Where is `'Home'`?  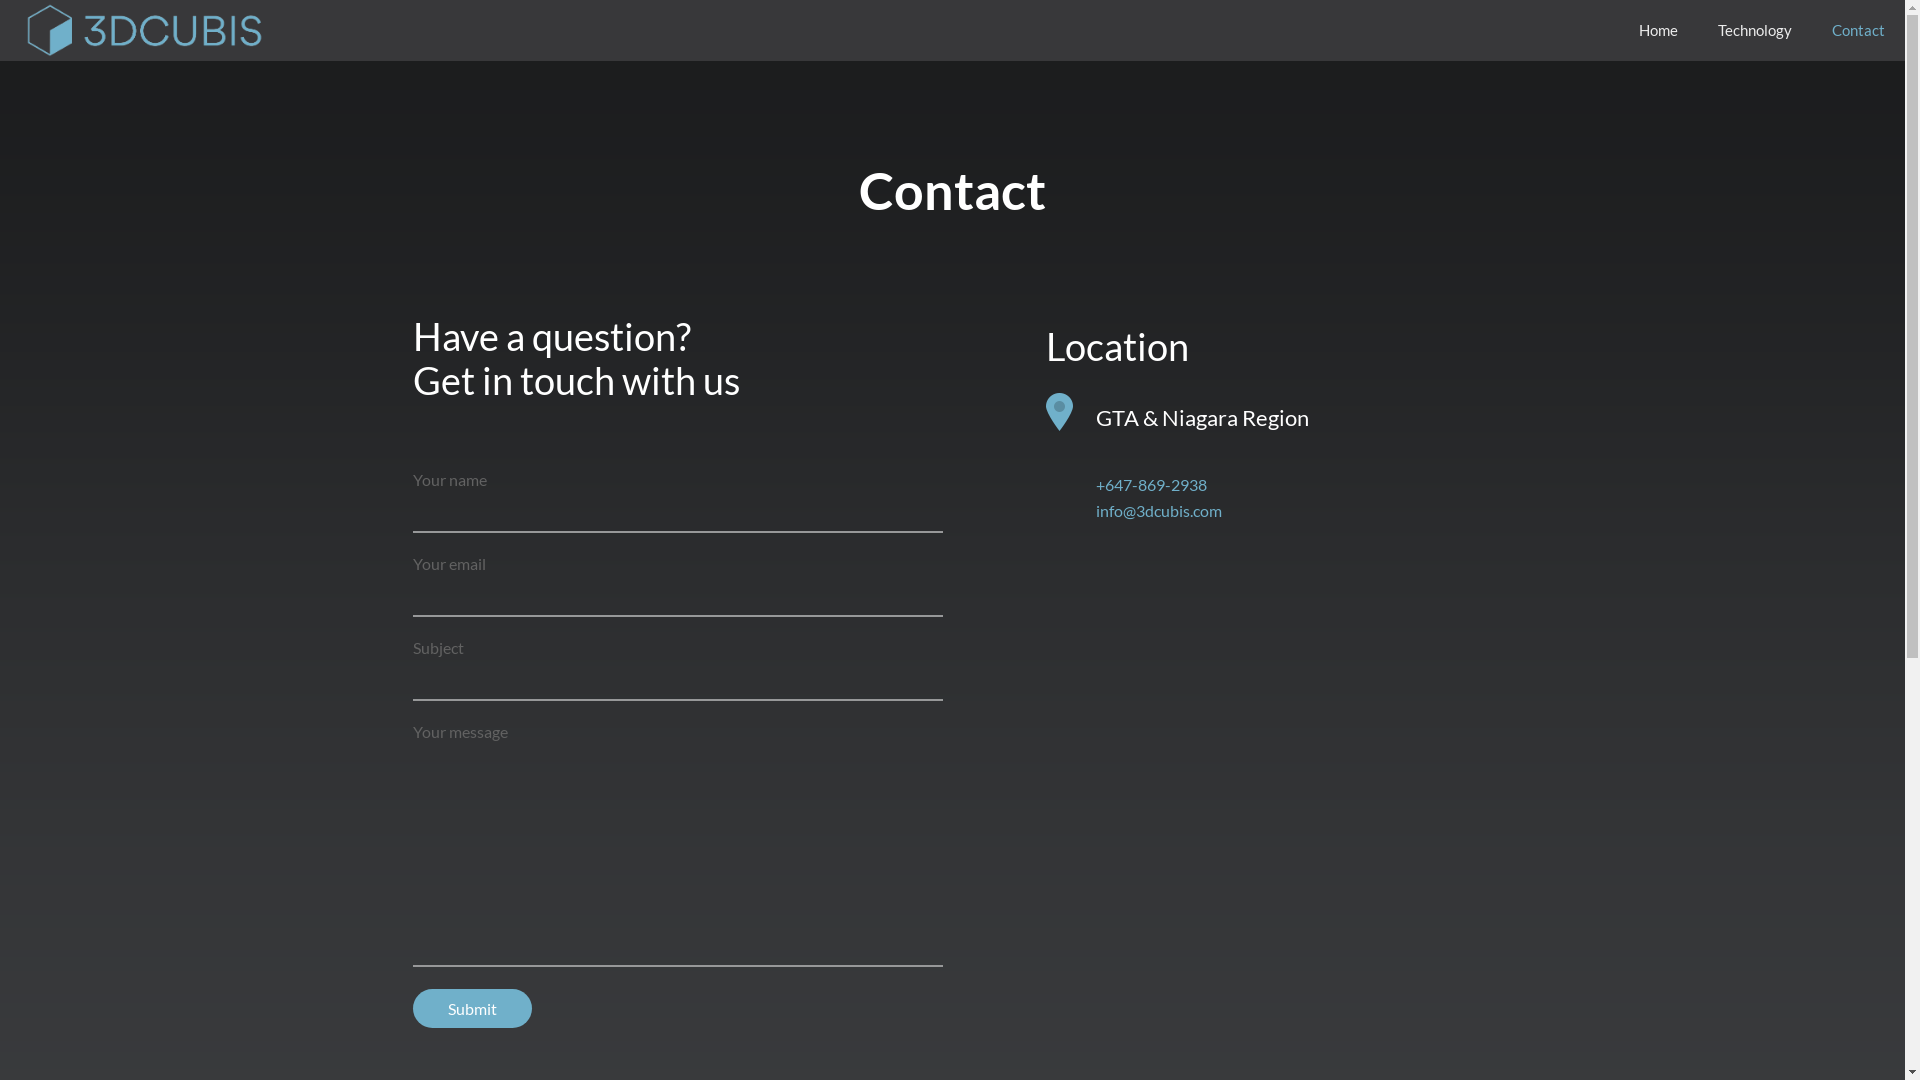
'Home' is located at coordinates (1658, 30).